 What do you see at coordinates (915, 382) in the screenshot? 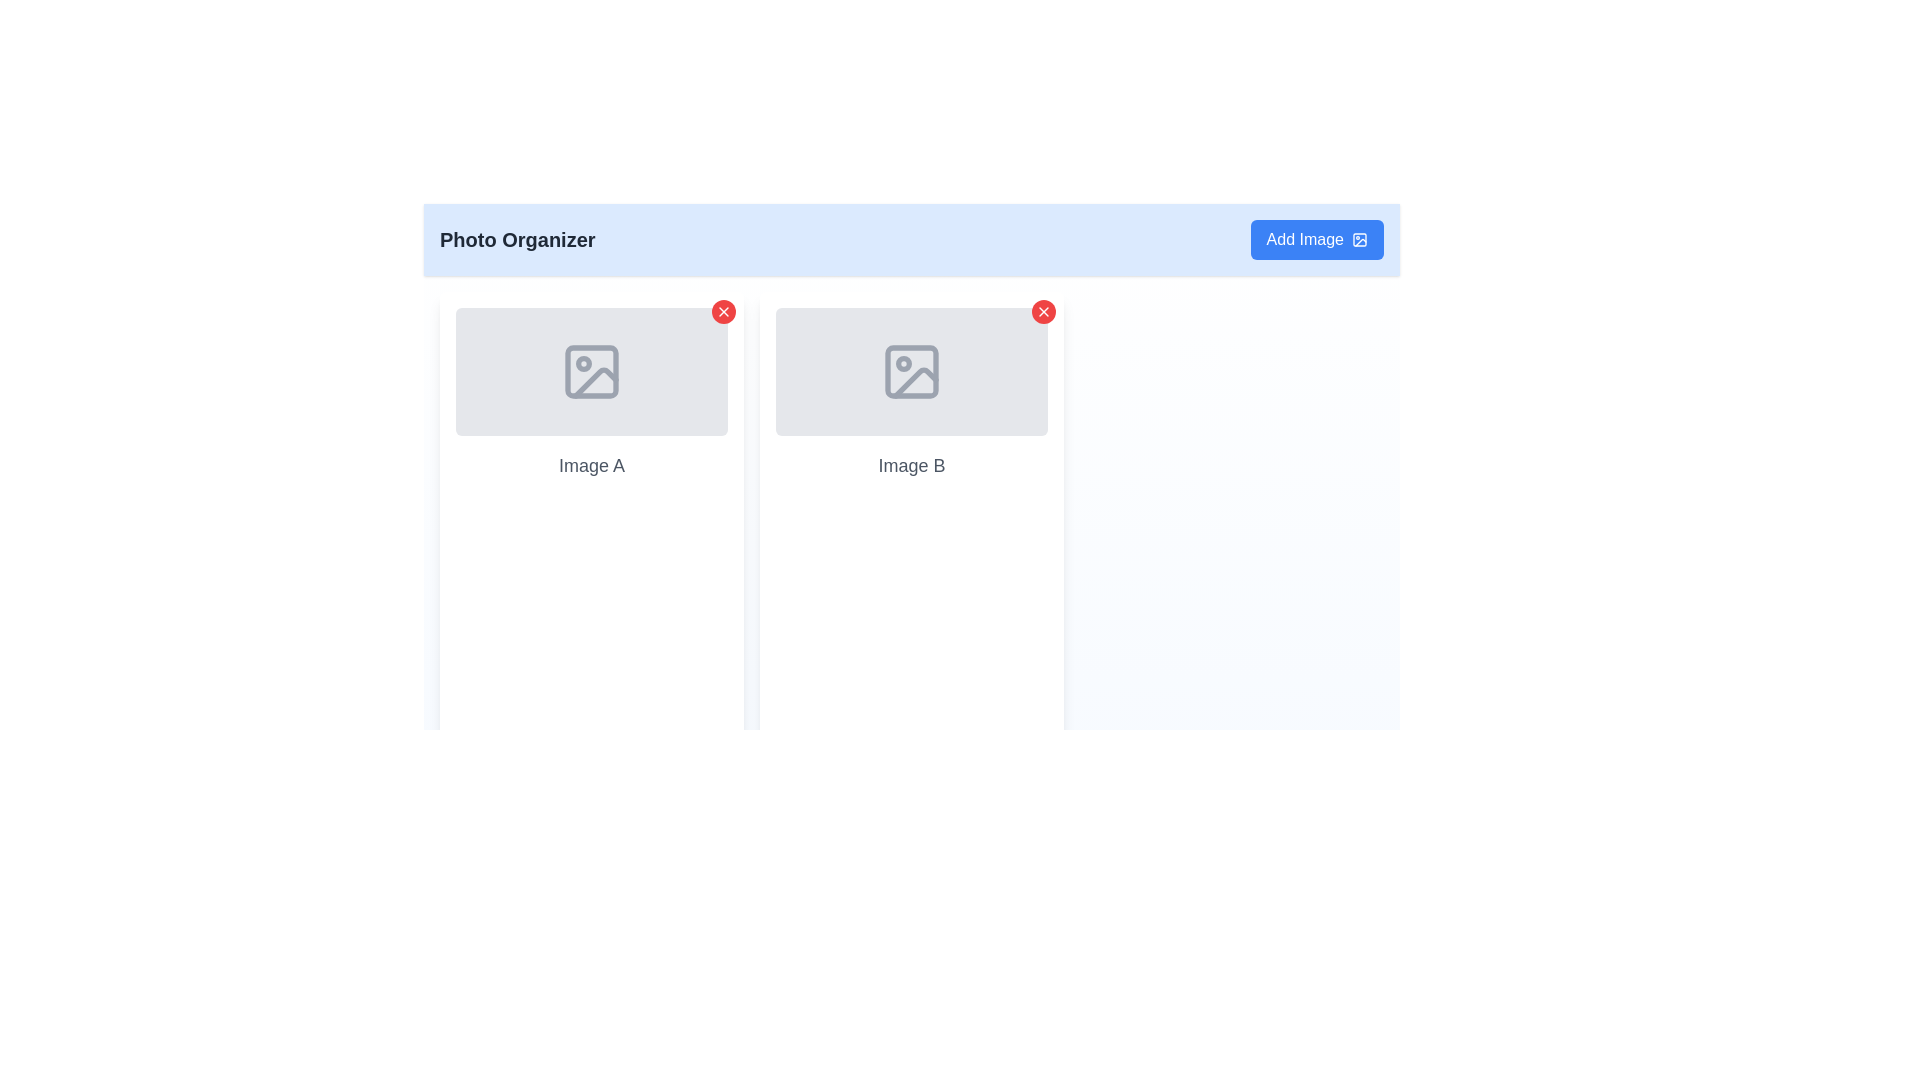
I see `vector graphic element representing a slanted line within the SVG component of the icon beneath the title 'Image B' using developer tools` at bounding box center [915, 382].